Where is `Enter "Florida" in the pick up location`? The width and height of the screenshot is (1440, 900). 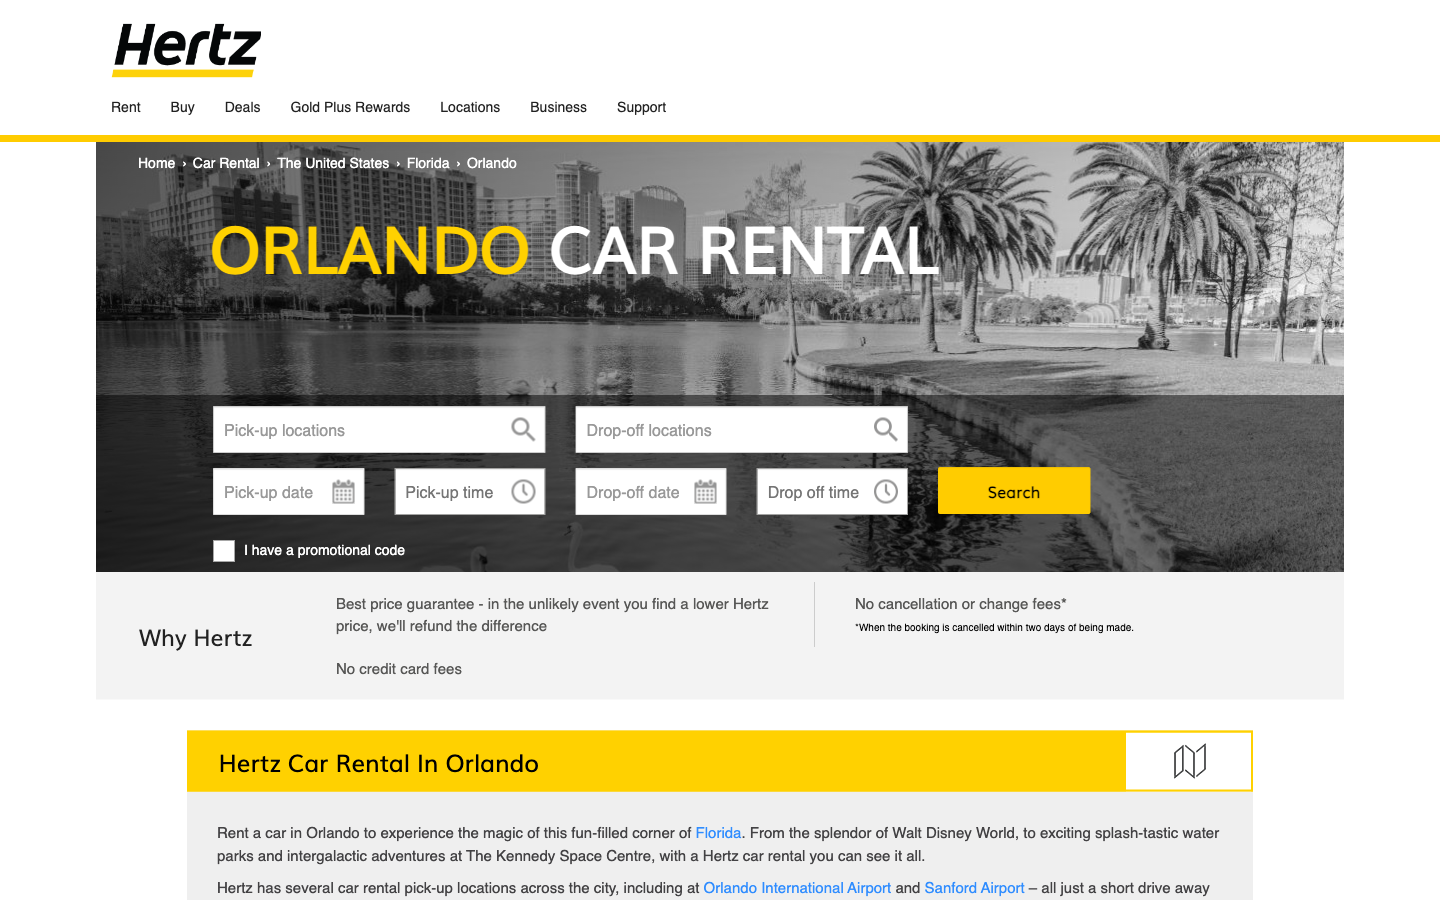 Enter "Florida" in the pick up location is located at coordinates (378, 429).